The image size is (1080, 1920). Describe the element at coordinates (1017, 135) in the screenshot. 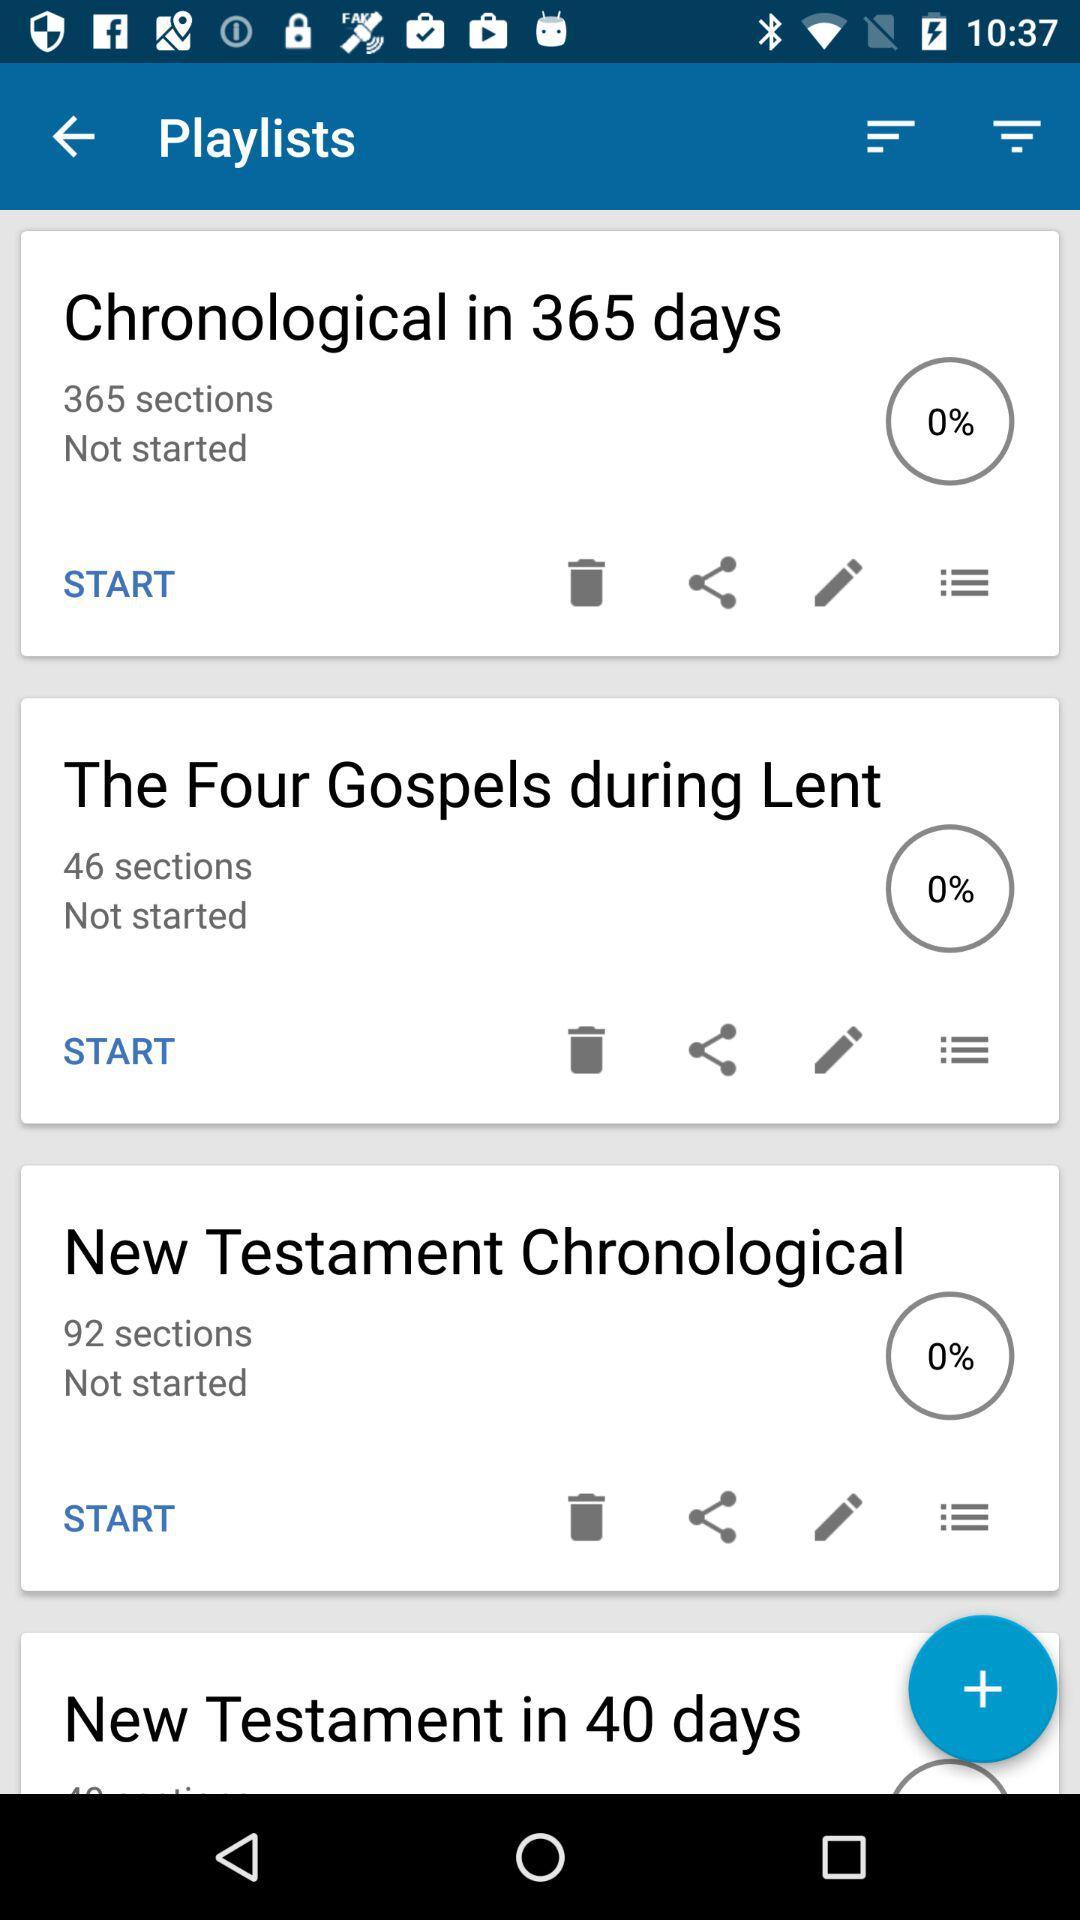

I see `item above the chronological in 365` at that location.